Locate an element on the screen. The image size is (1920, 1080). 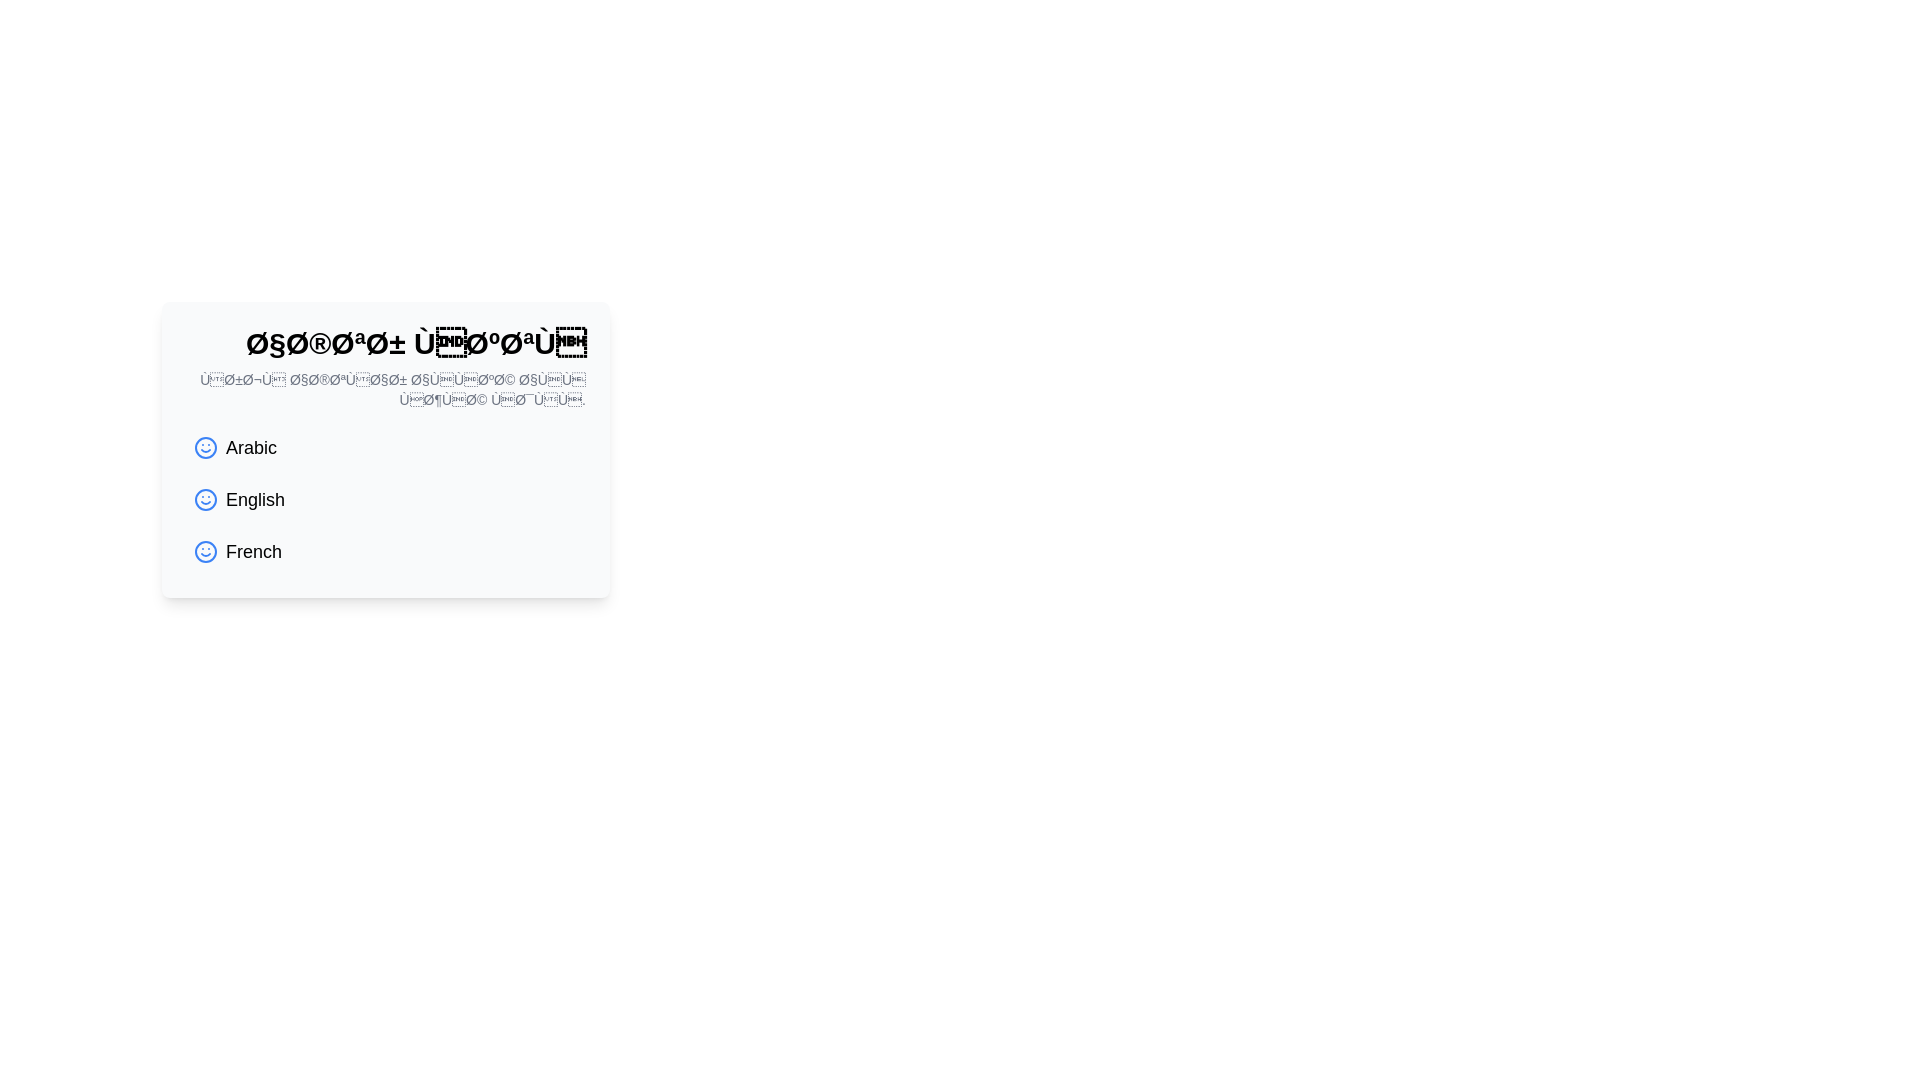
the 'Arabic' language option text label, which is the first entry in the list of selectable languages, positioned to the right of a blue smiley face icon is located at coordinates (250, 446).